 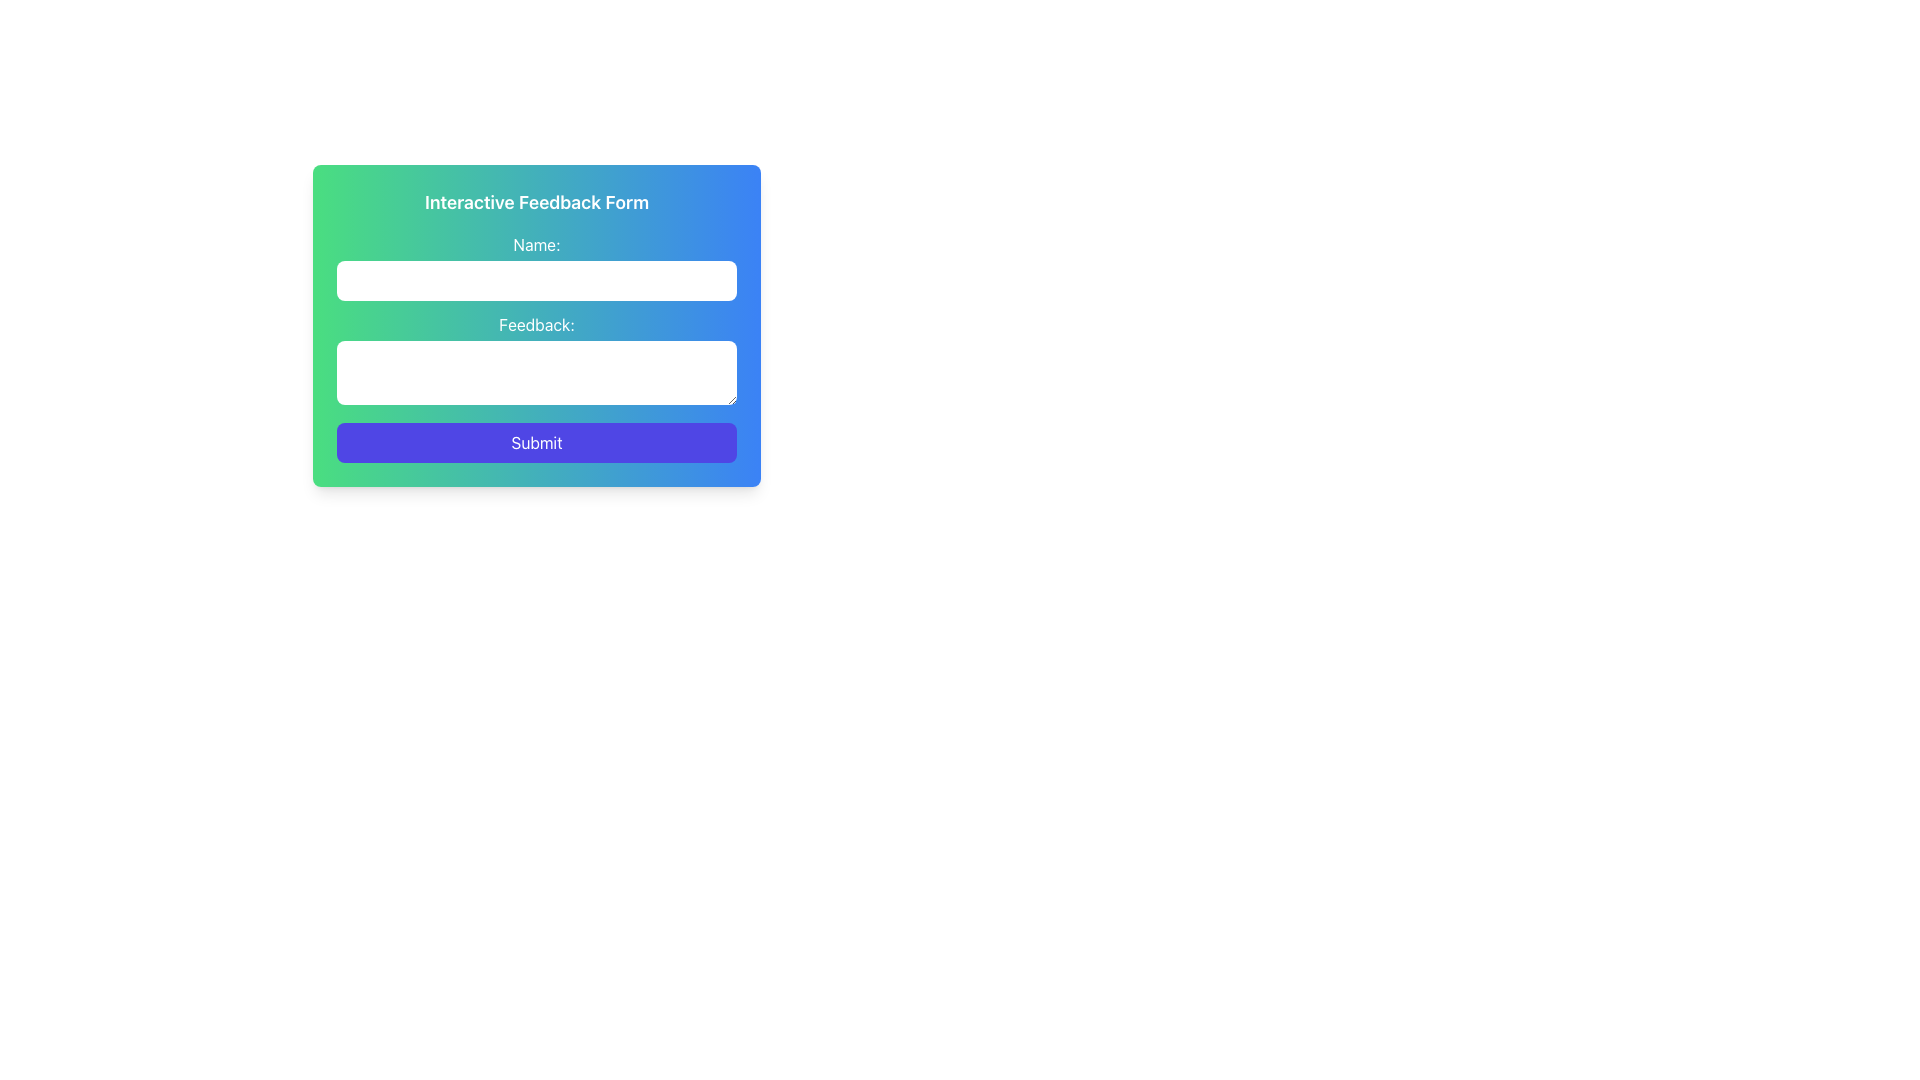 What do you see at coordinates (537, 244) in the screenshot?
I see `the label that informs the user about the purpose of the adjacent text input field, which is positioned directly above it` at bounding box center [537, 244].